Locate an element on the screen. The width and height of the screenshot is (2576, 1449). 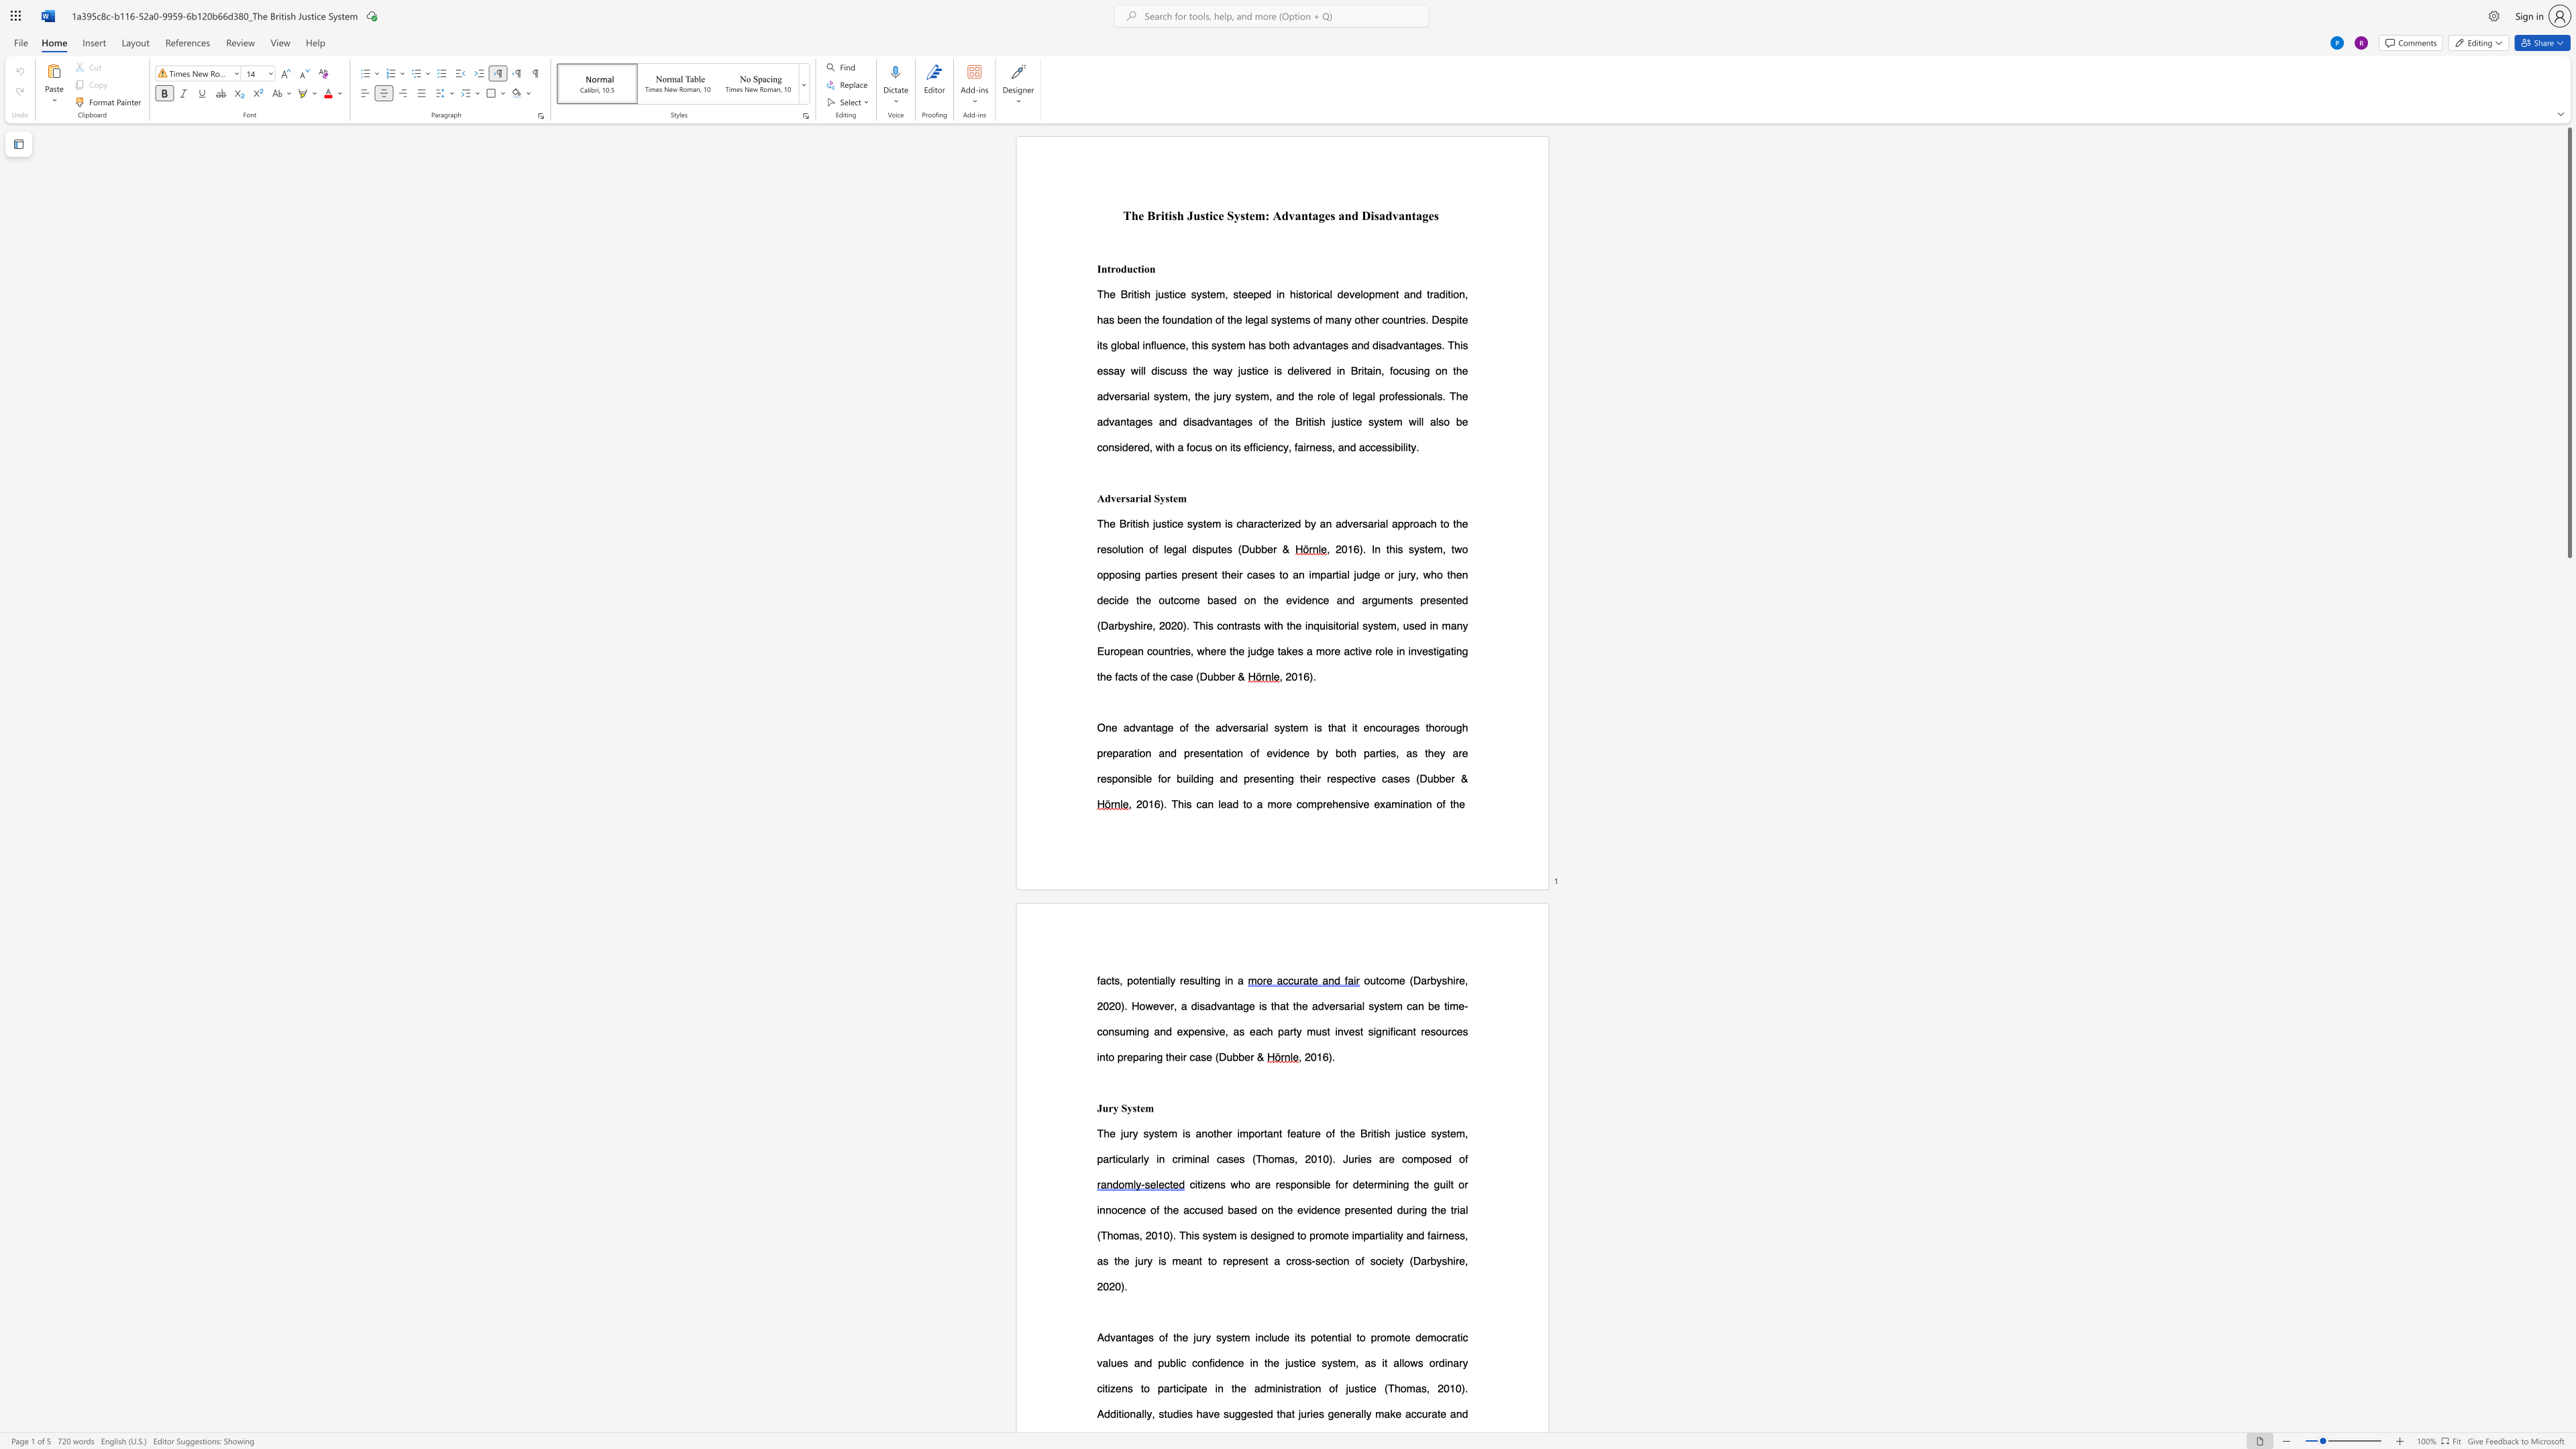
the subset text "onsible" within the text "are responsible for" is located at coordinates (1118, 777).